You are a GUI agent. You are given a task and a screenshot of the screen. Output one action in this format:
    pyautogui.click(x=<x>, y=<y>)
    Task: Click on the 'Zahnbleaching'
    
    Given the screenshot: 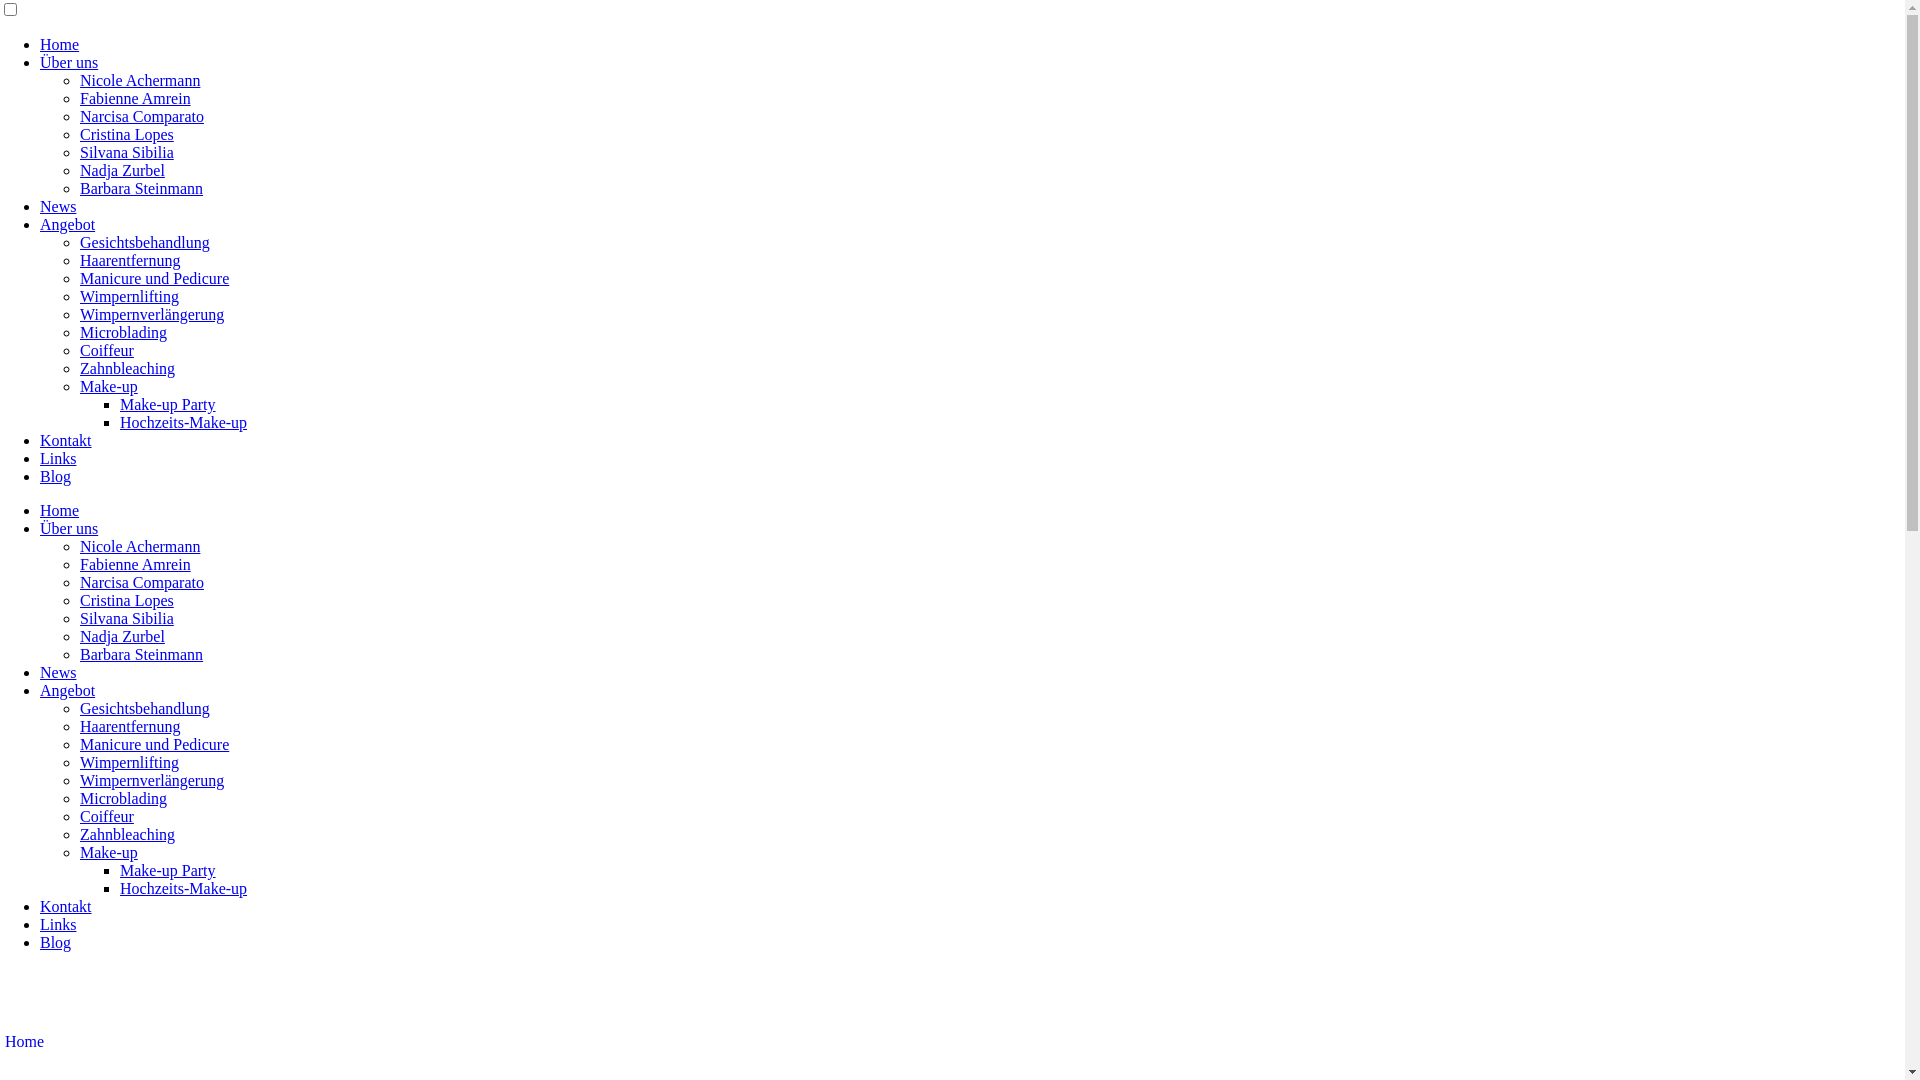 What is the action you would take?
    pyautogui.click(x=126, y=834)
    